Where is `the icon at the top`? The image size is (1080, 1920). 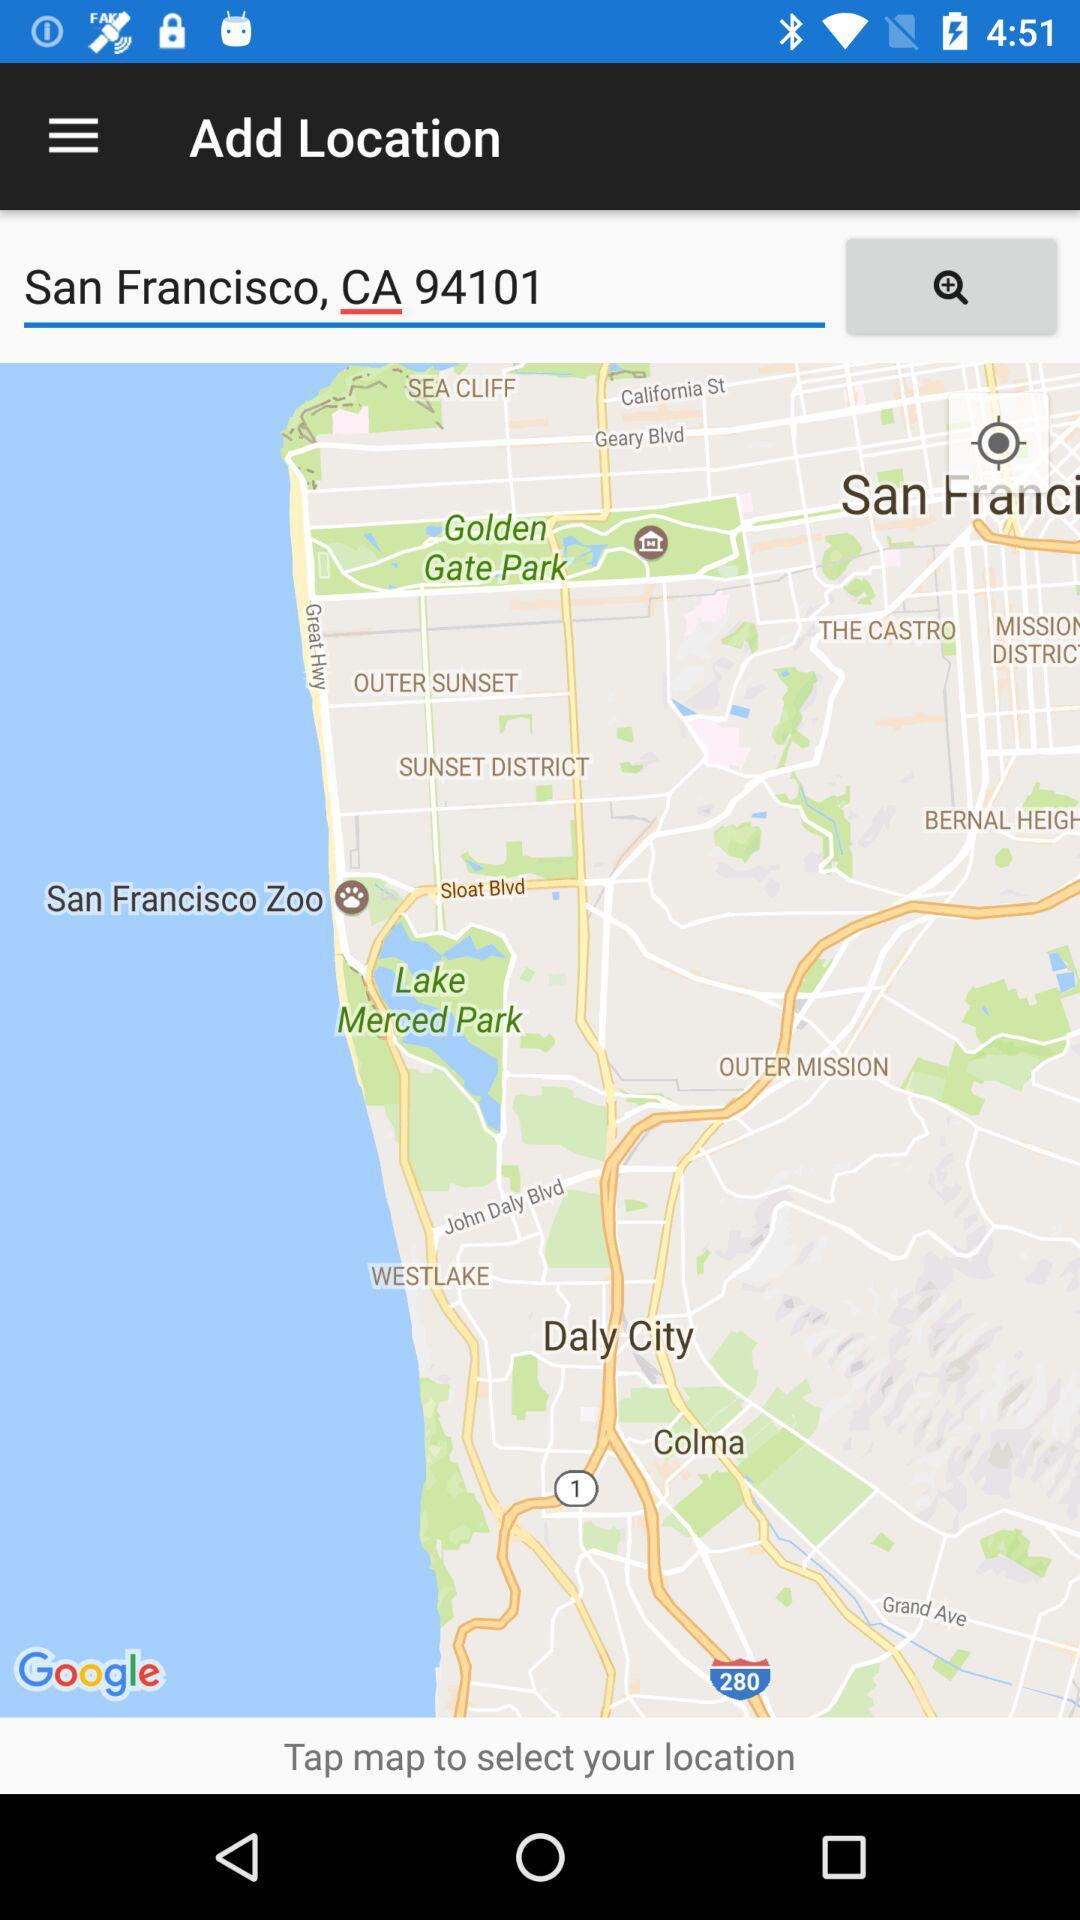 the icon at the top is located at coordinates (423, 285).